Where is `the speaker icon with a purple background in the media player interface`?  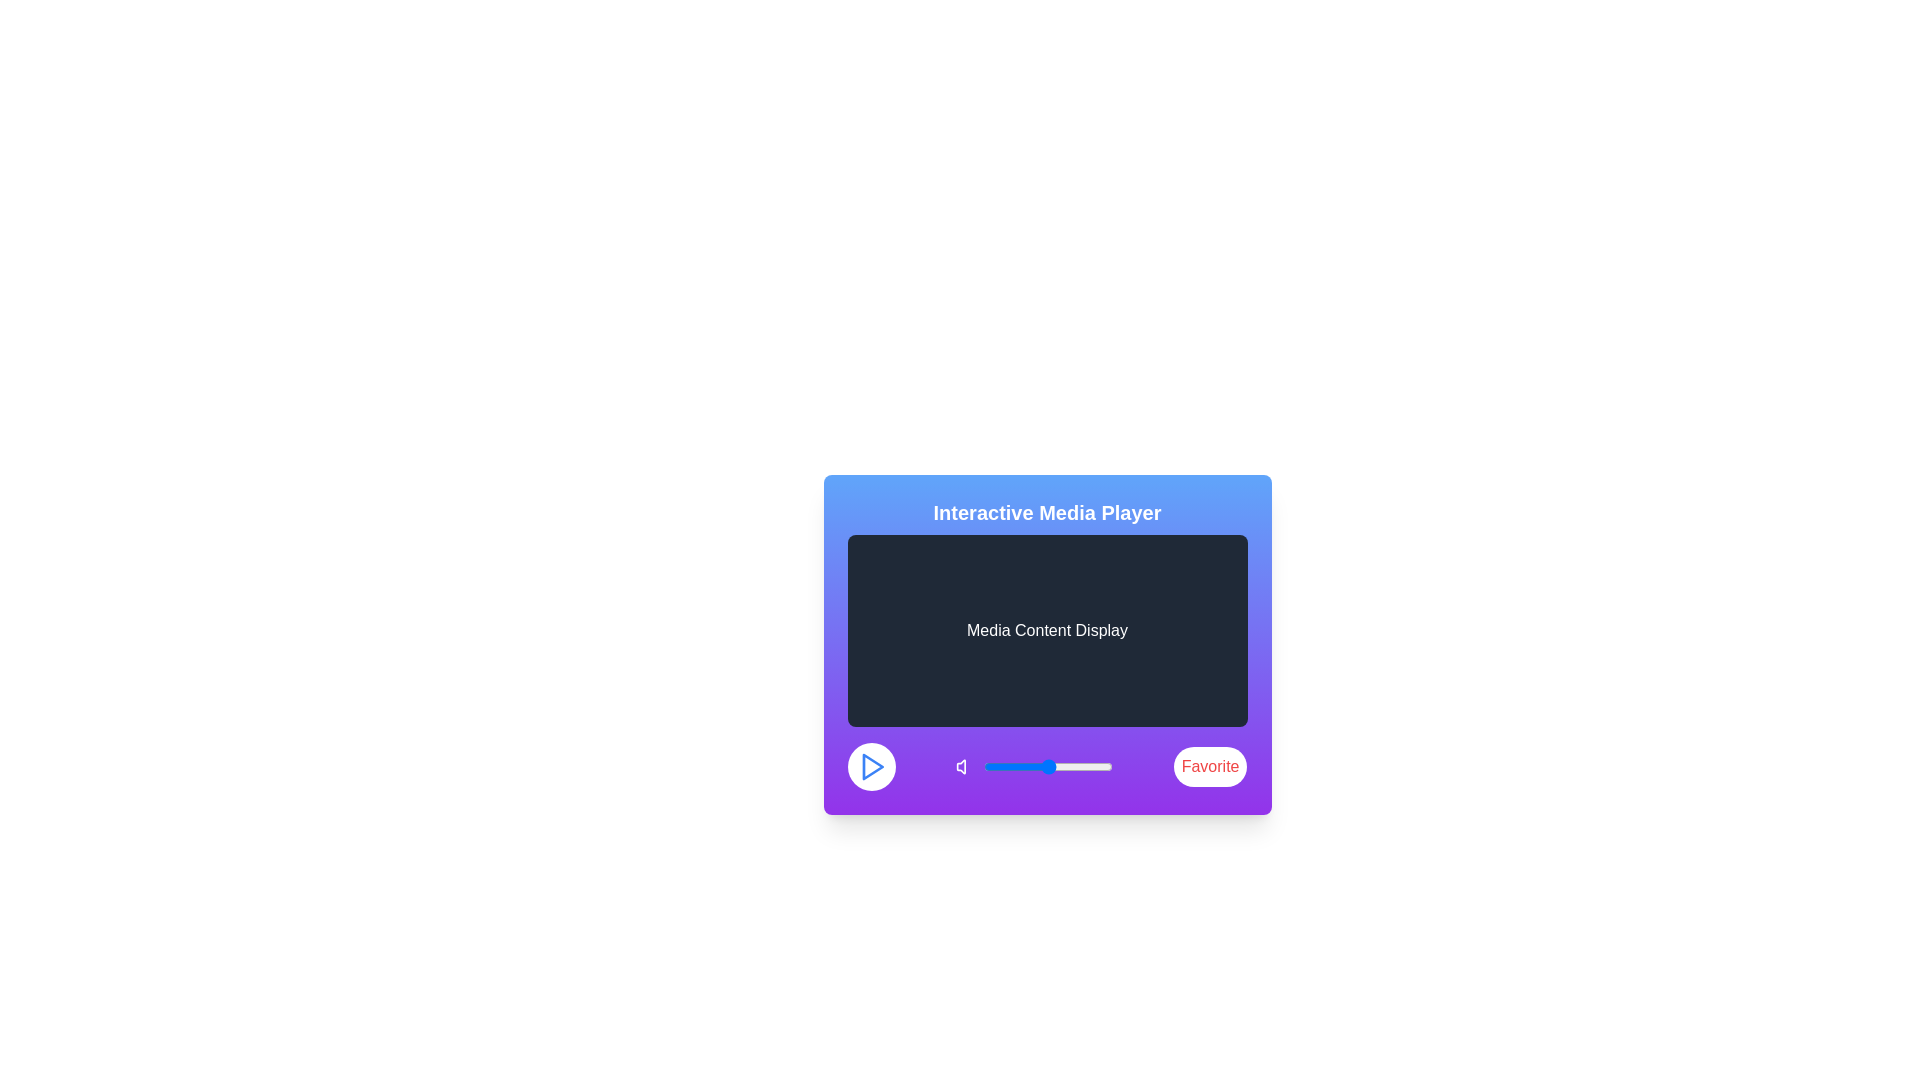 the speaker icon with a purple background in the media player interface is located at coordinates (966, 766).